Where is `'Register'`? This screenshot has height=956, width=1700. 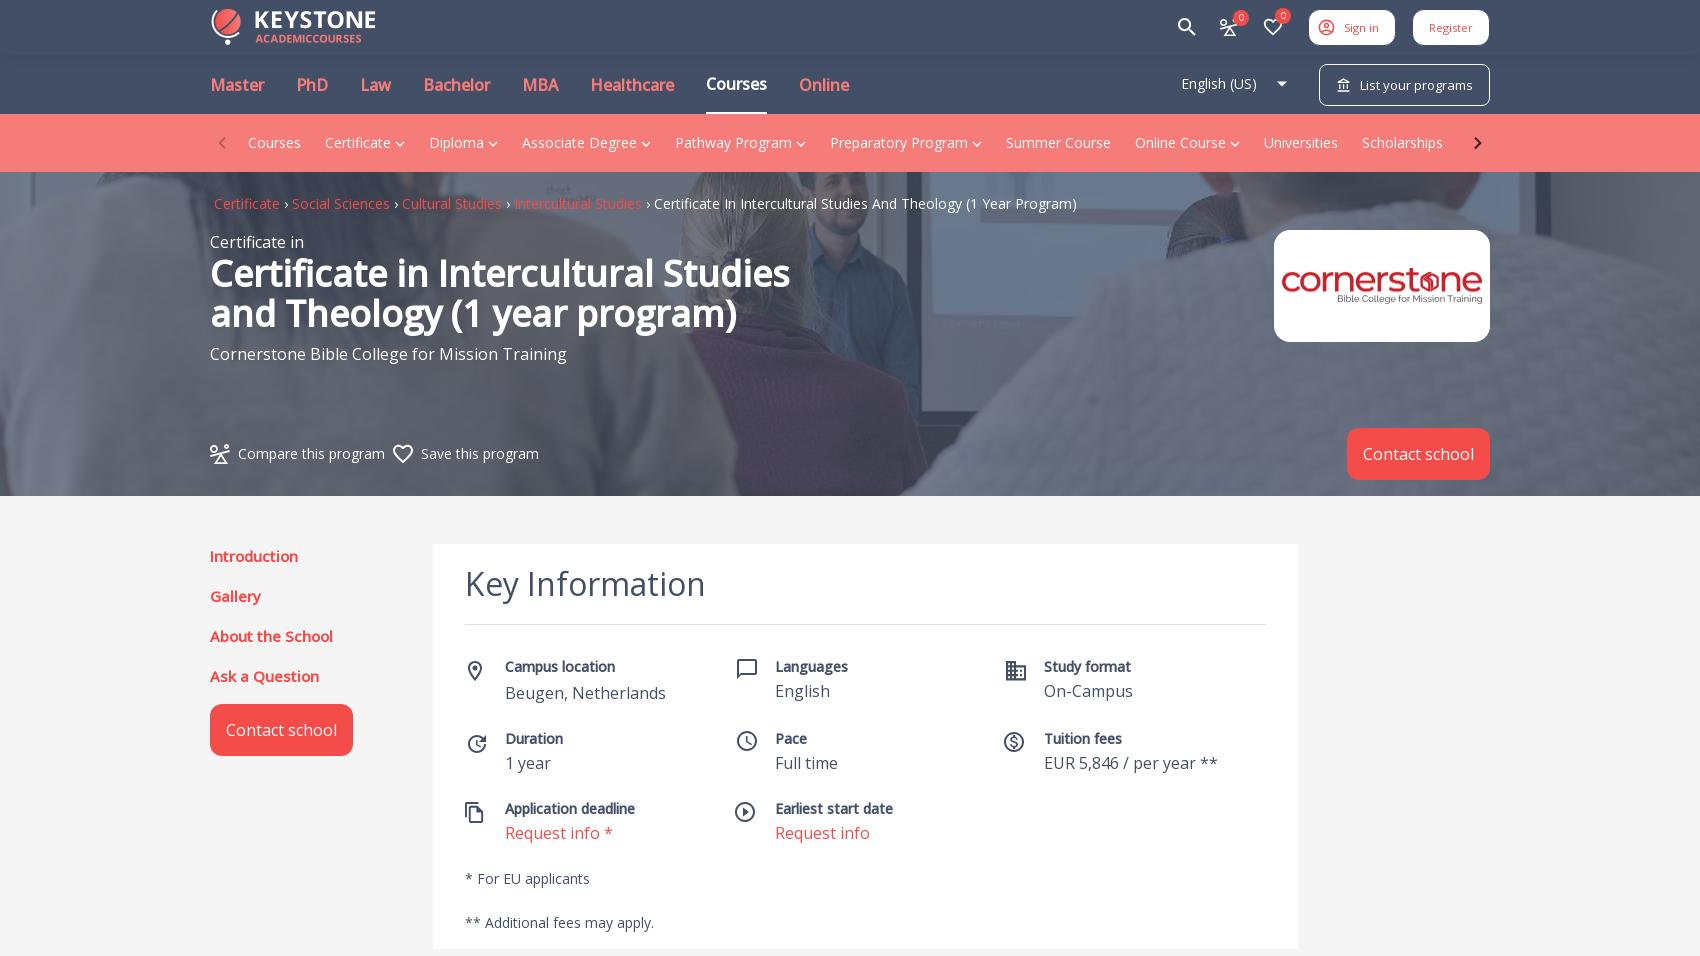 'Register' is located at coordinates (1449, 25).